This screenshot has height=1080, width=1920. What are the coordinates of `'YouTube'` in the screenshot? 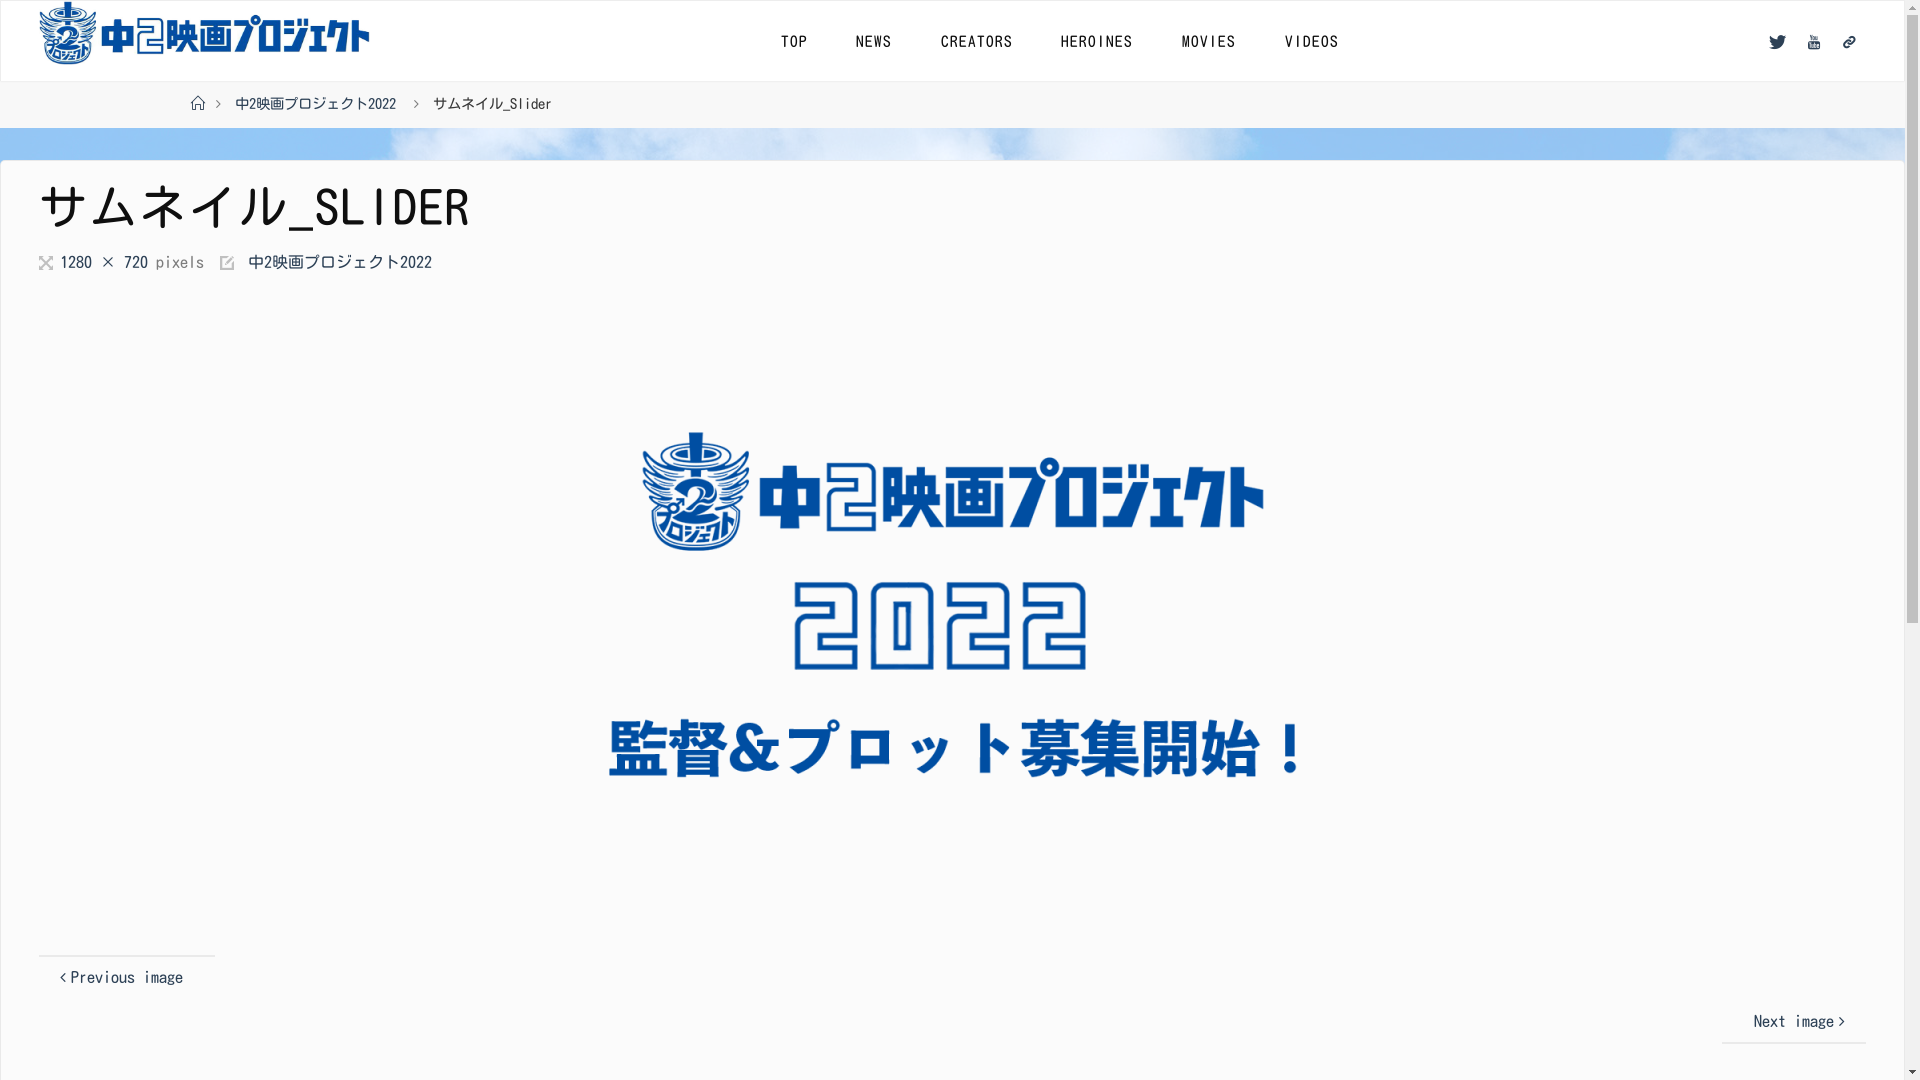 It's located at (1796, 41).